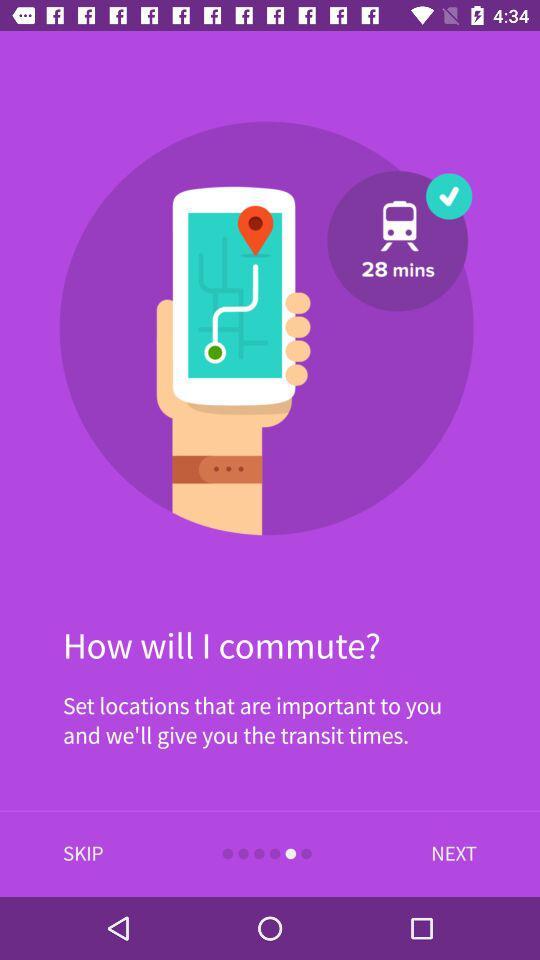 The image size is (540, 960). Describe the element at coordinates (82, 853) in the screenshot. I see `the skip item` at that location.